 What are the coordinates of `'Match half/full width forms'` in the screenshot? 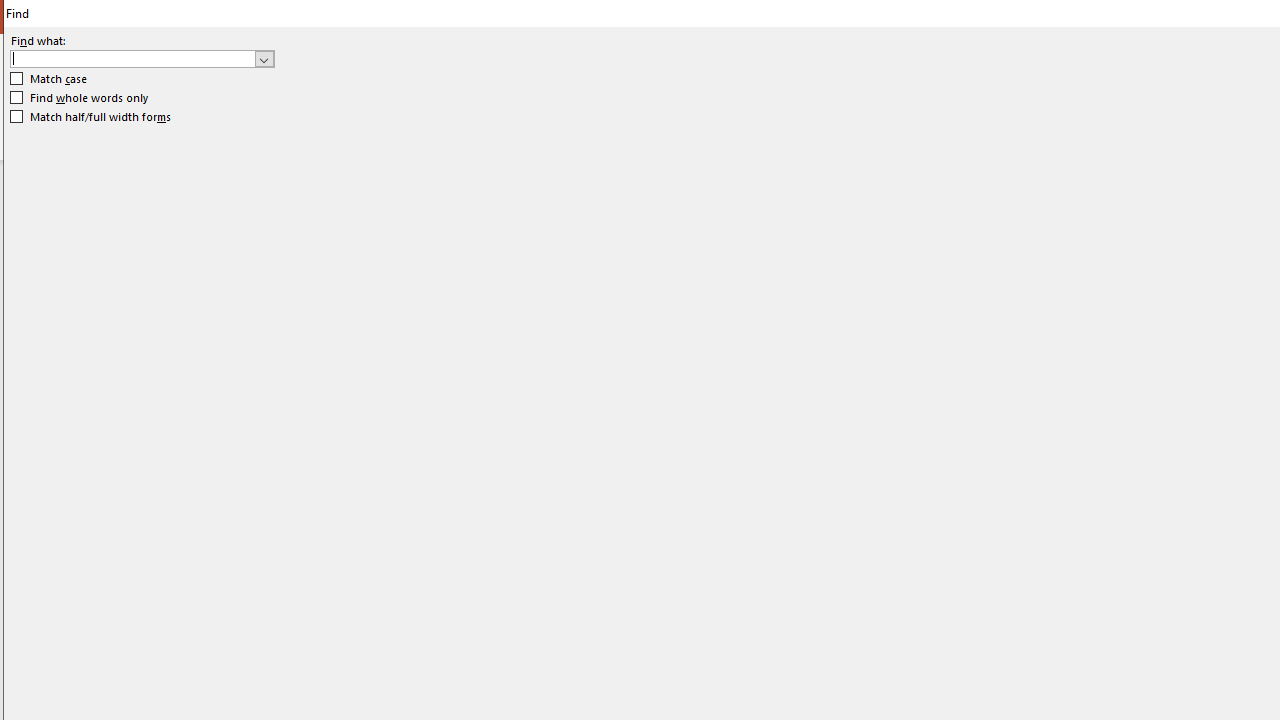 It's located at (90, 117).